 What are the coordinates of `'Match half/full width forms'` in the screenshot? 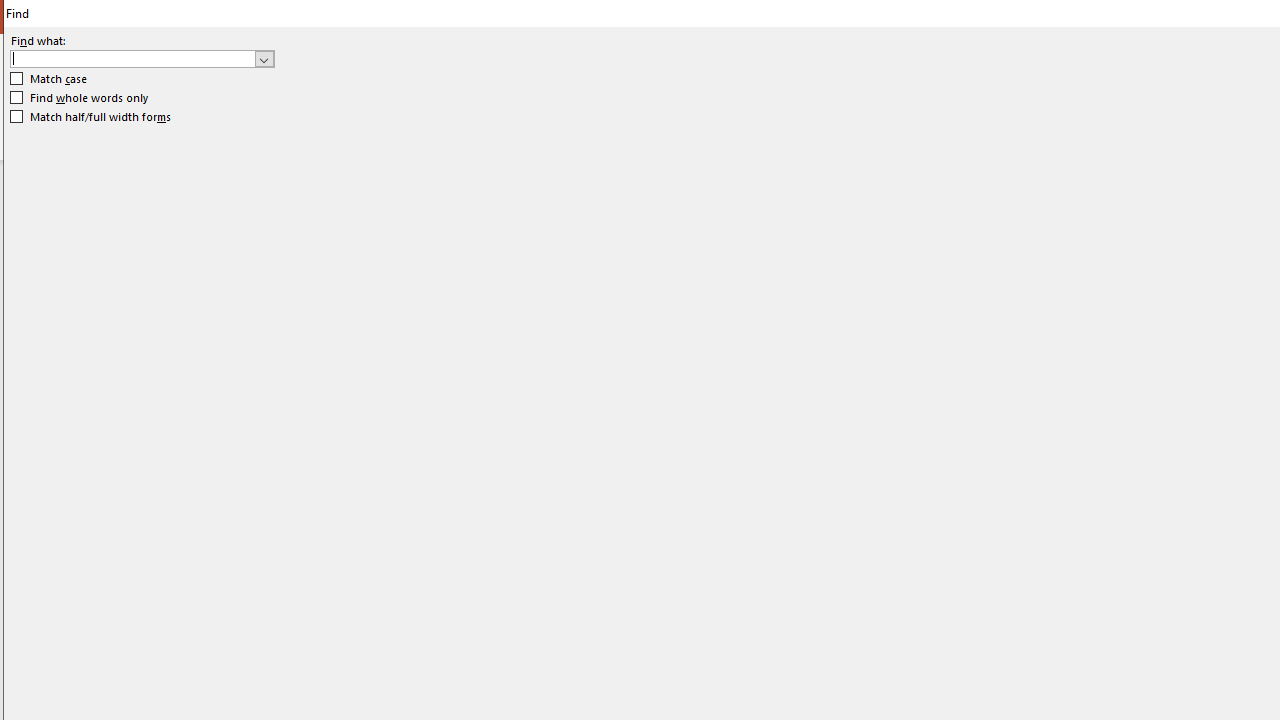 It's located at (90, 117).